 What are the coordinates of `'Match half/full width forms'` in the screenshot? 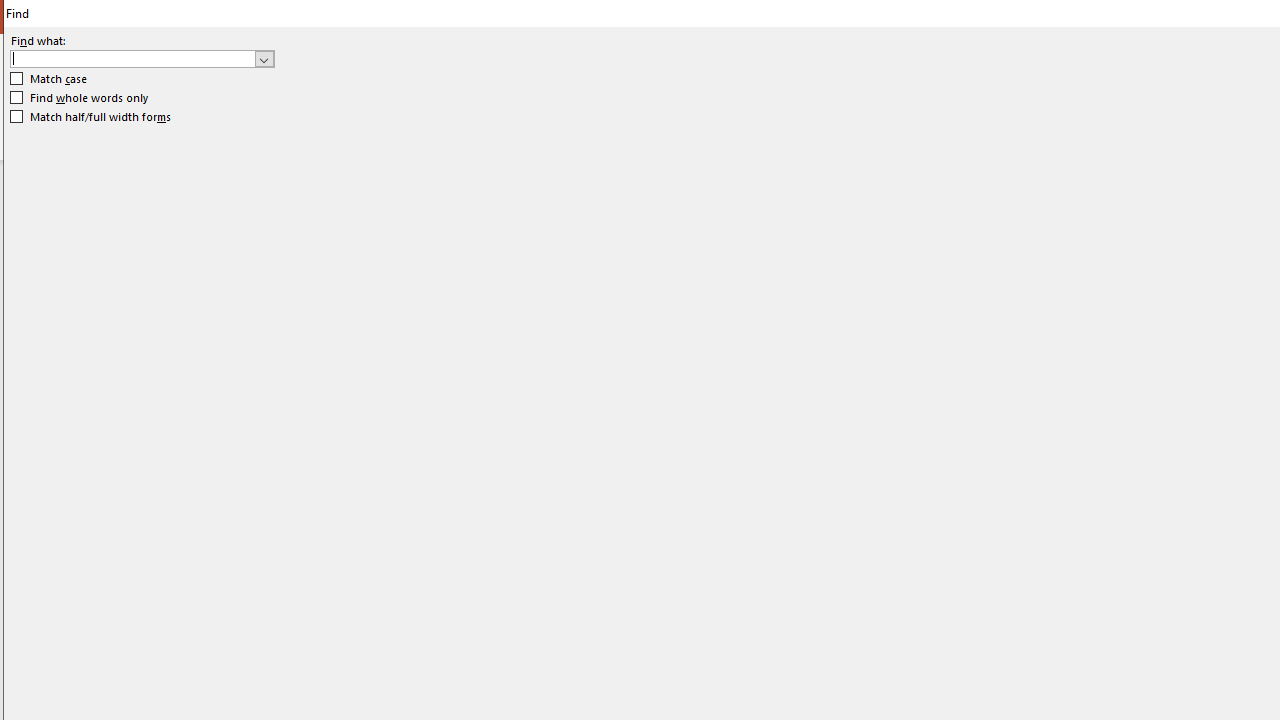 It's located at (90, 117).